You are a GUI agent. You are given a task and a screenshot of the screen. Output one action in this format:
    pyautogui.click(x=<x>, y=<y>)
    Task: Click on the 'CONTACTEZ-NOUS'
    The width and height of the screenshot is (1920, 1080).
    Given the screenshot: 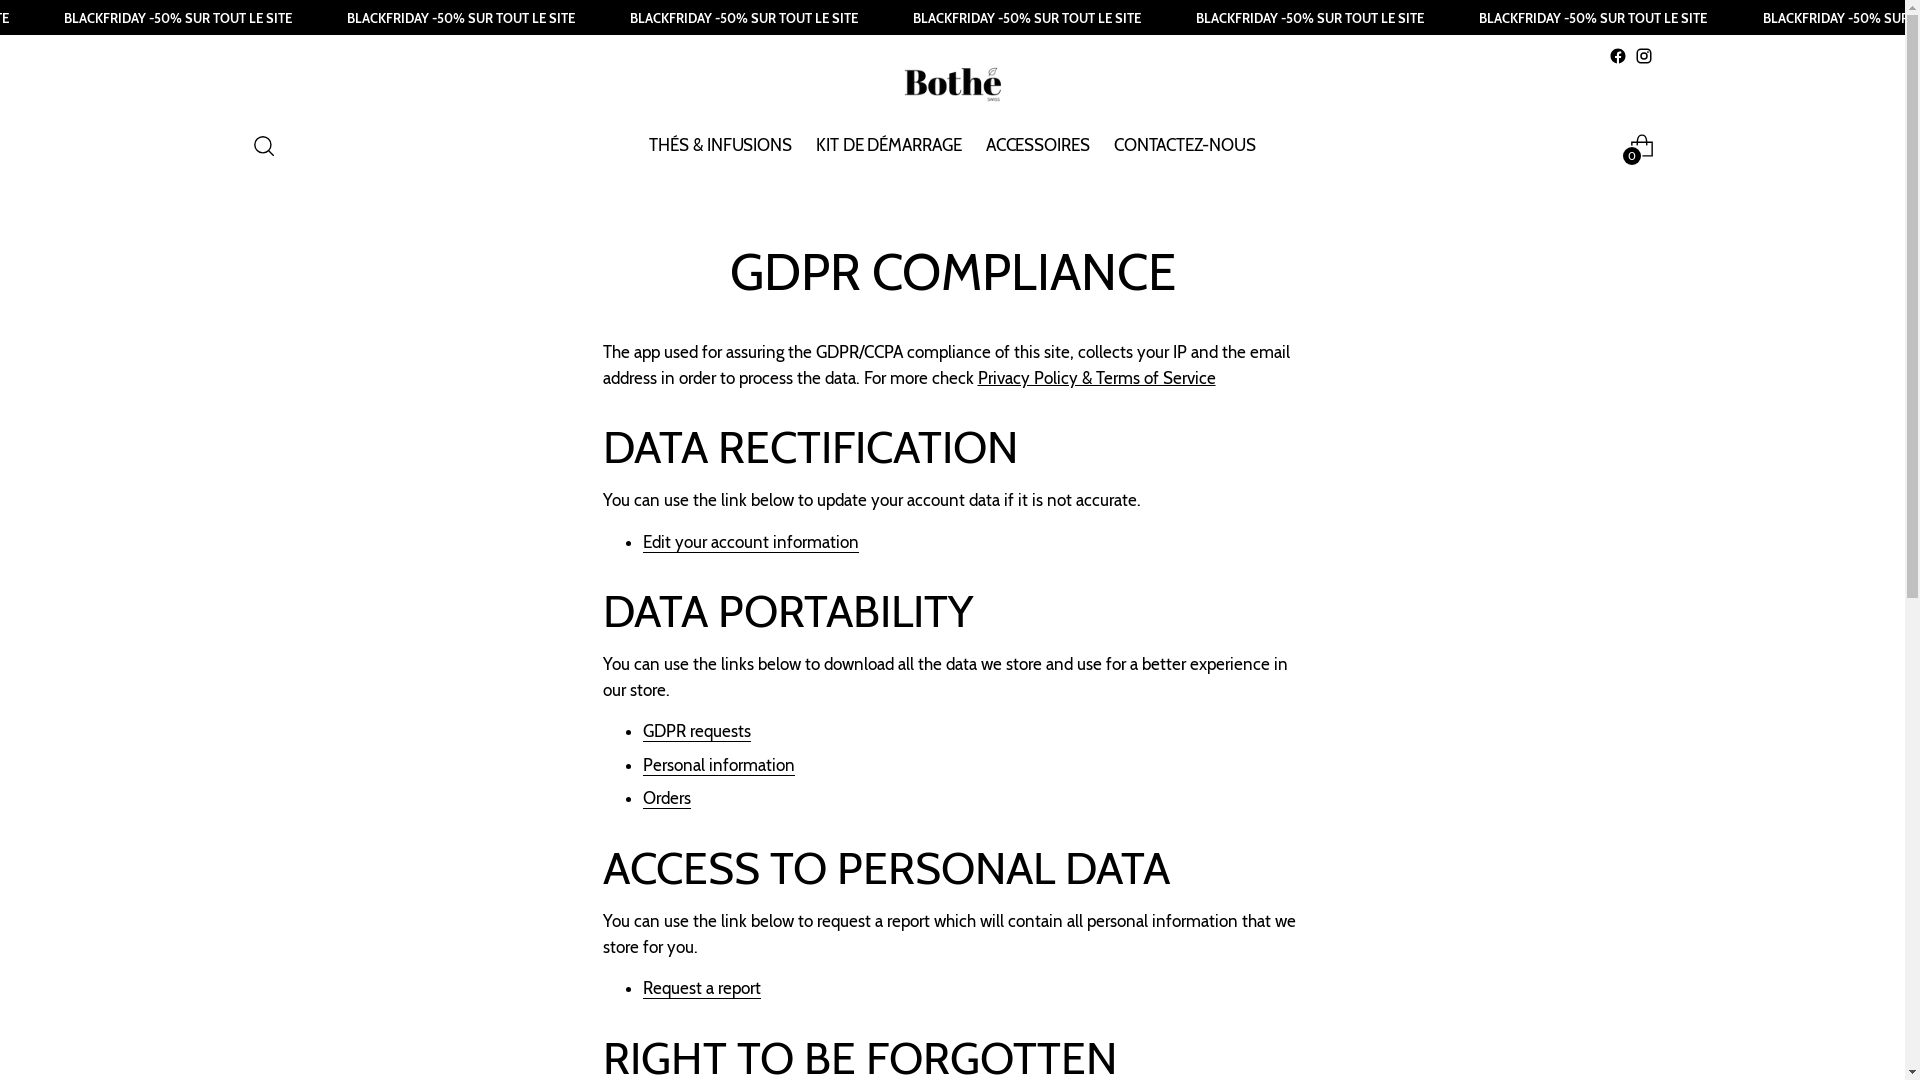 What is the action you would take?
    pyautogui.click(x=1185, y=145)
    